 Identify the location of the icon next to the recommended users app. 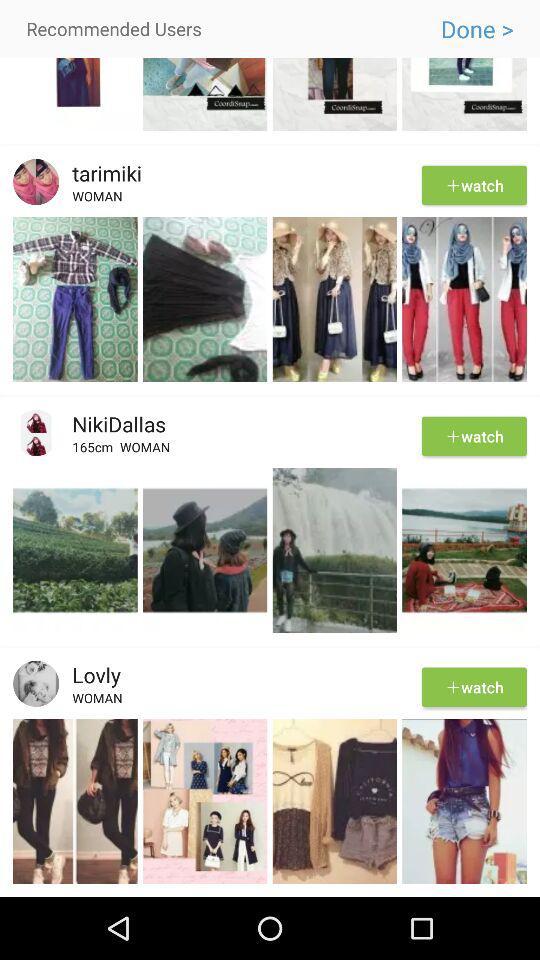
(476, 28).